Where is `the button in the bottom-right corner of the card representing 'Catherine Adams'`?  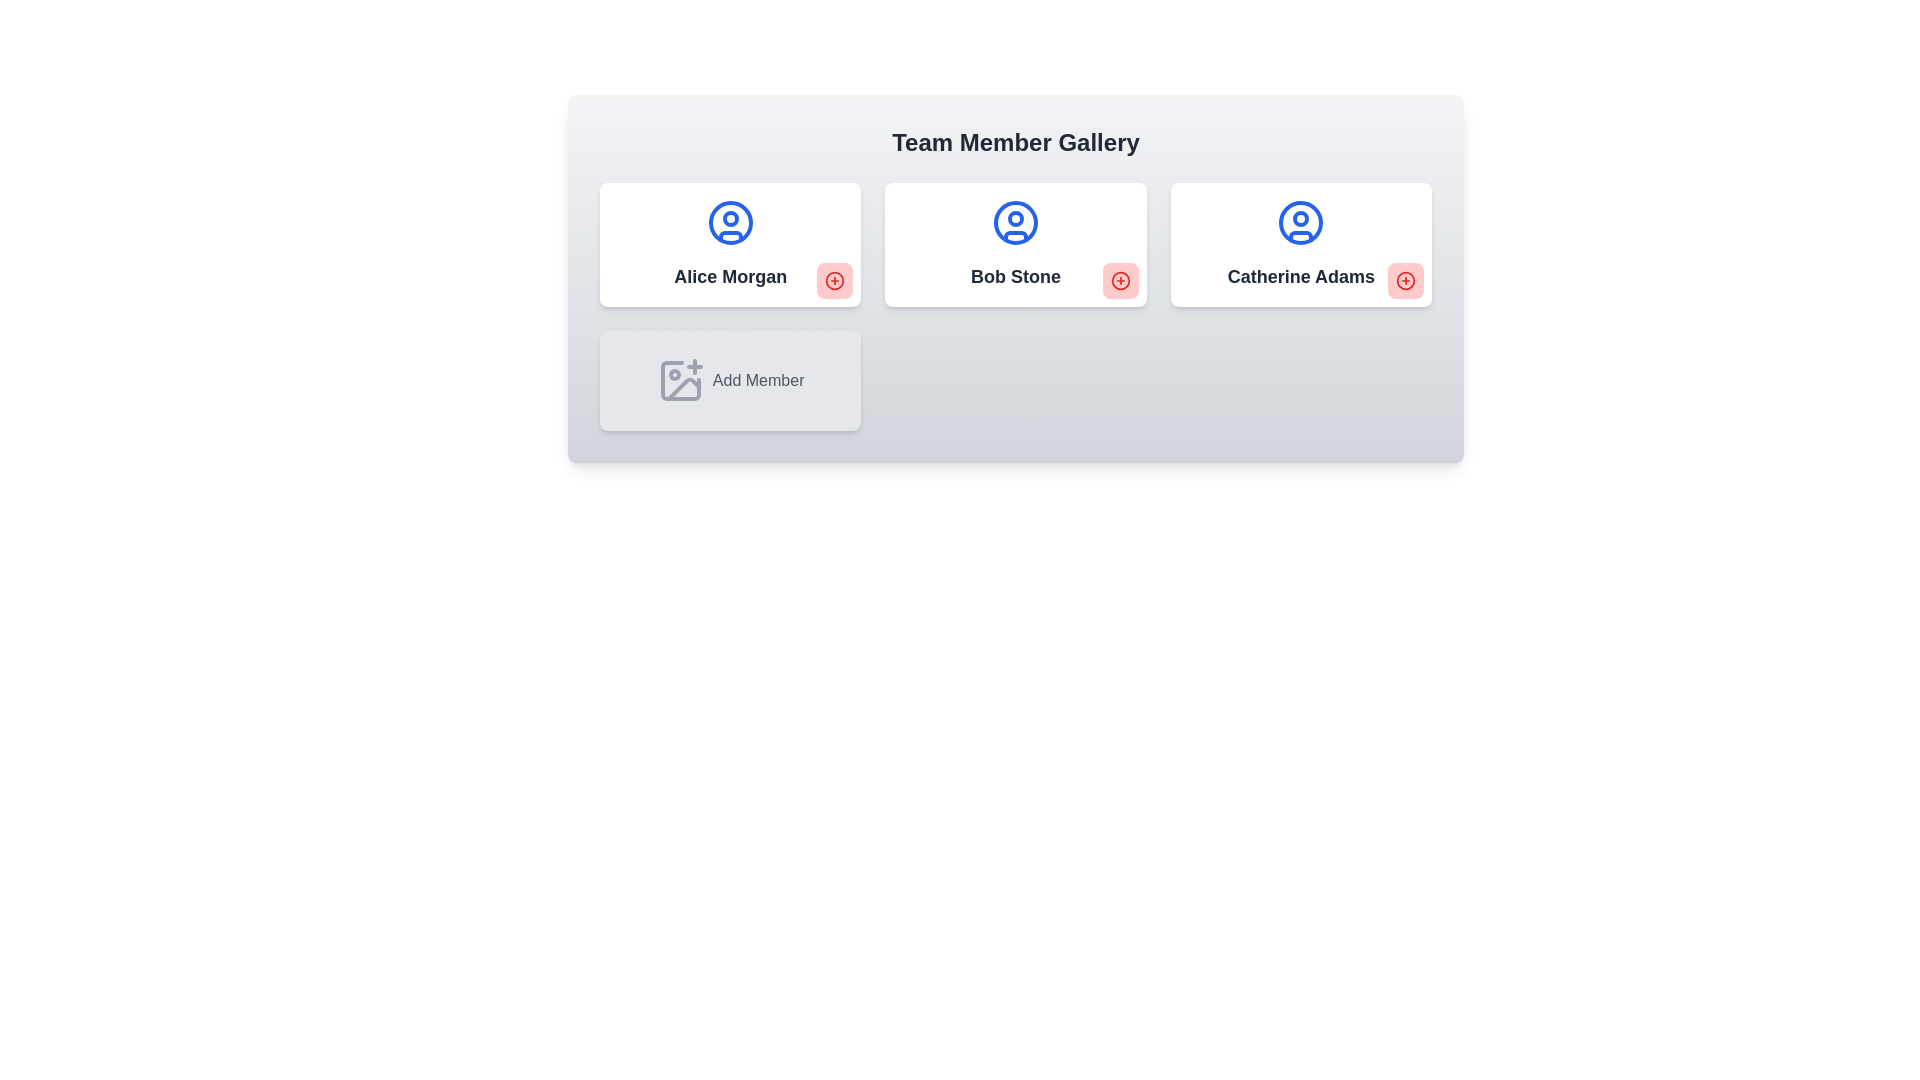 the button in the bottom-right corner of the card representing 'Catherine Adams' is located at coordinates (1405, 281).